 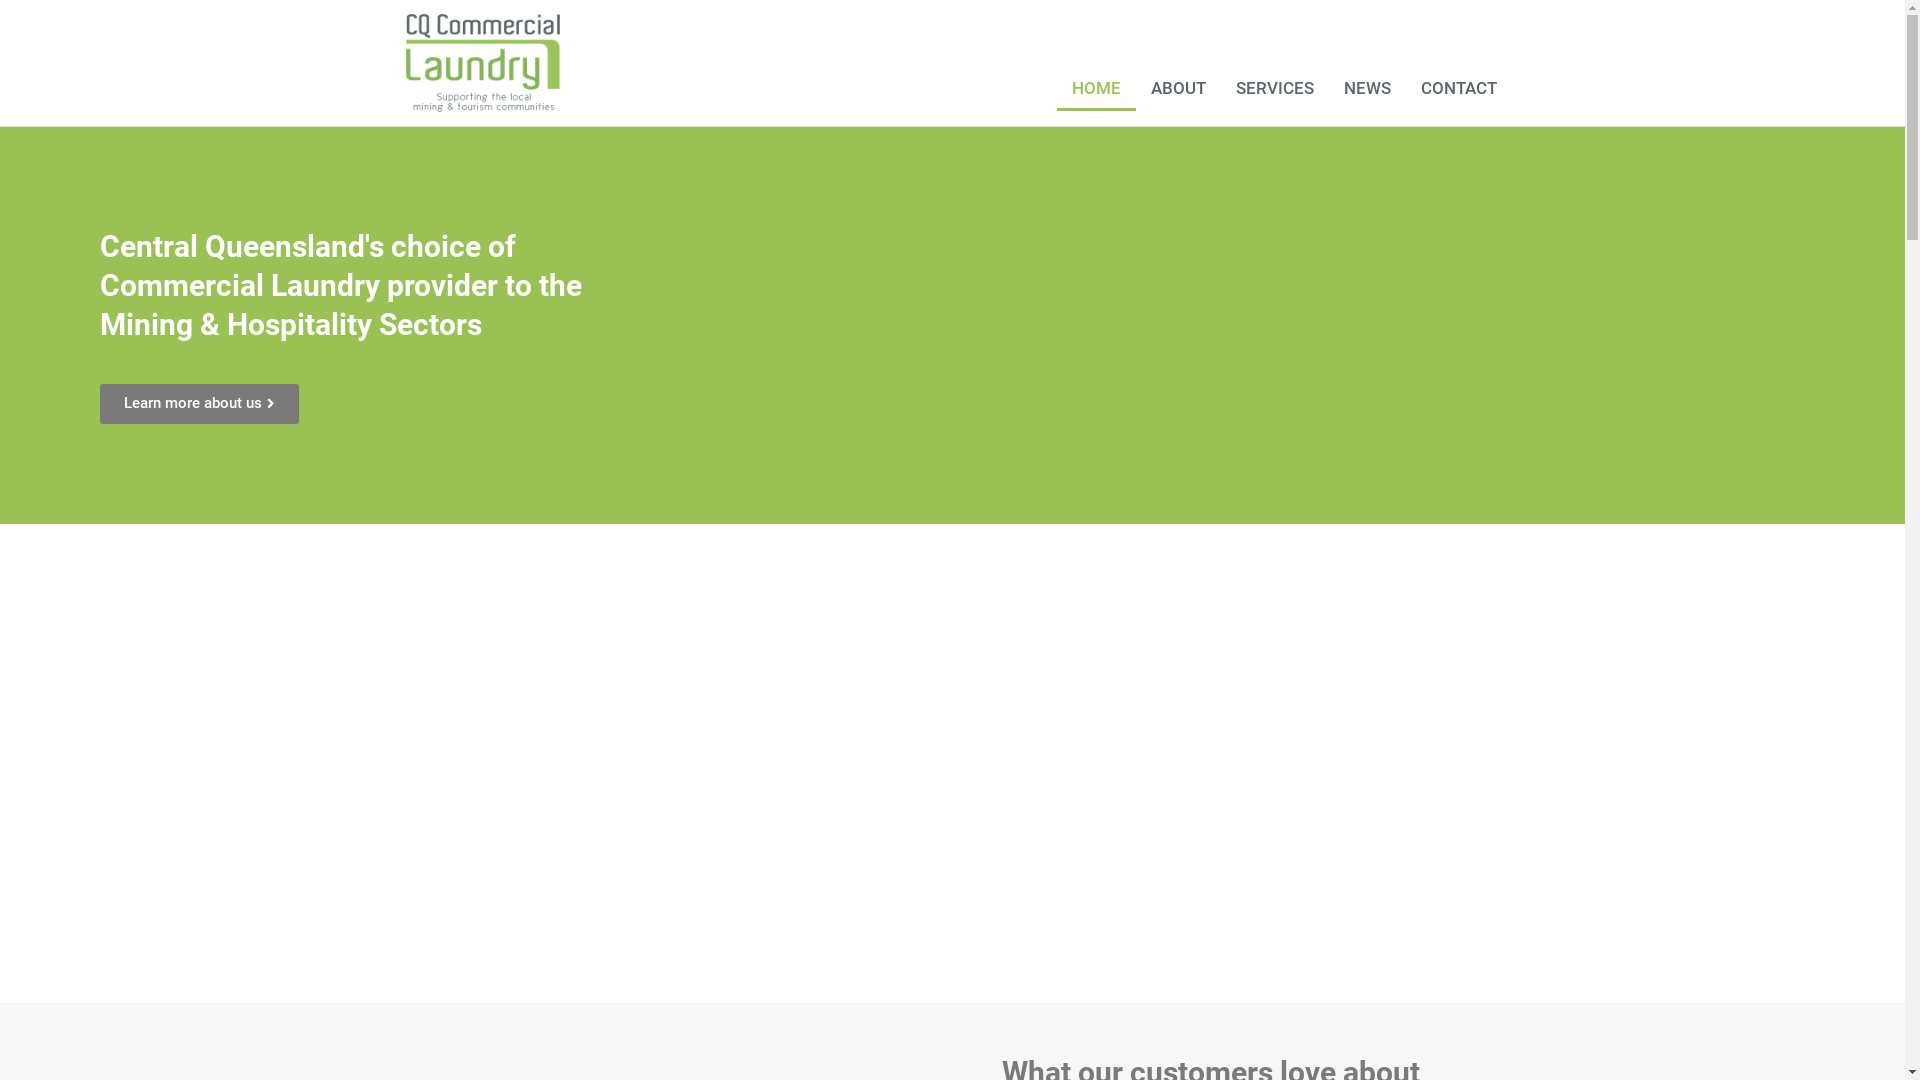 I want to click on 'ABOUT', so click(x=1178, y=87).